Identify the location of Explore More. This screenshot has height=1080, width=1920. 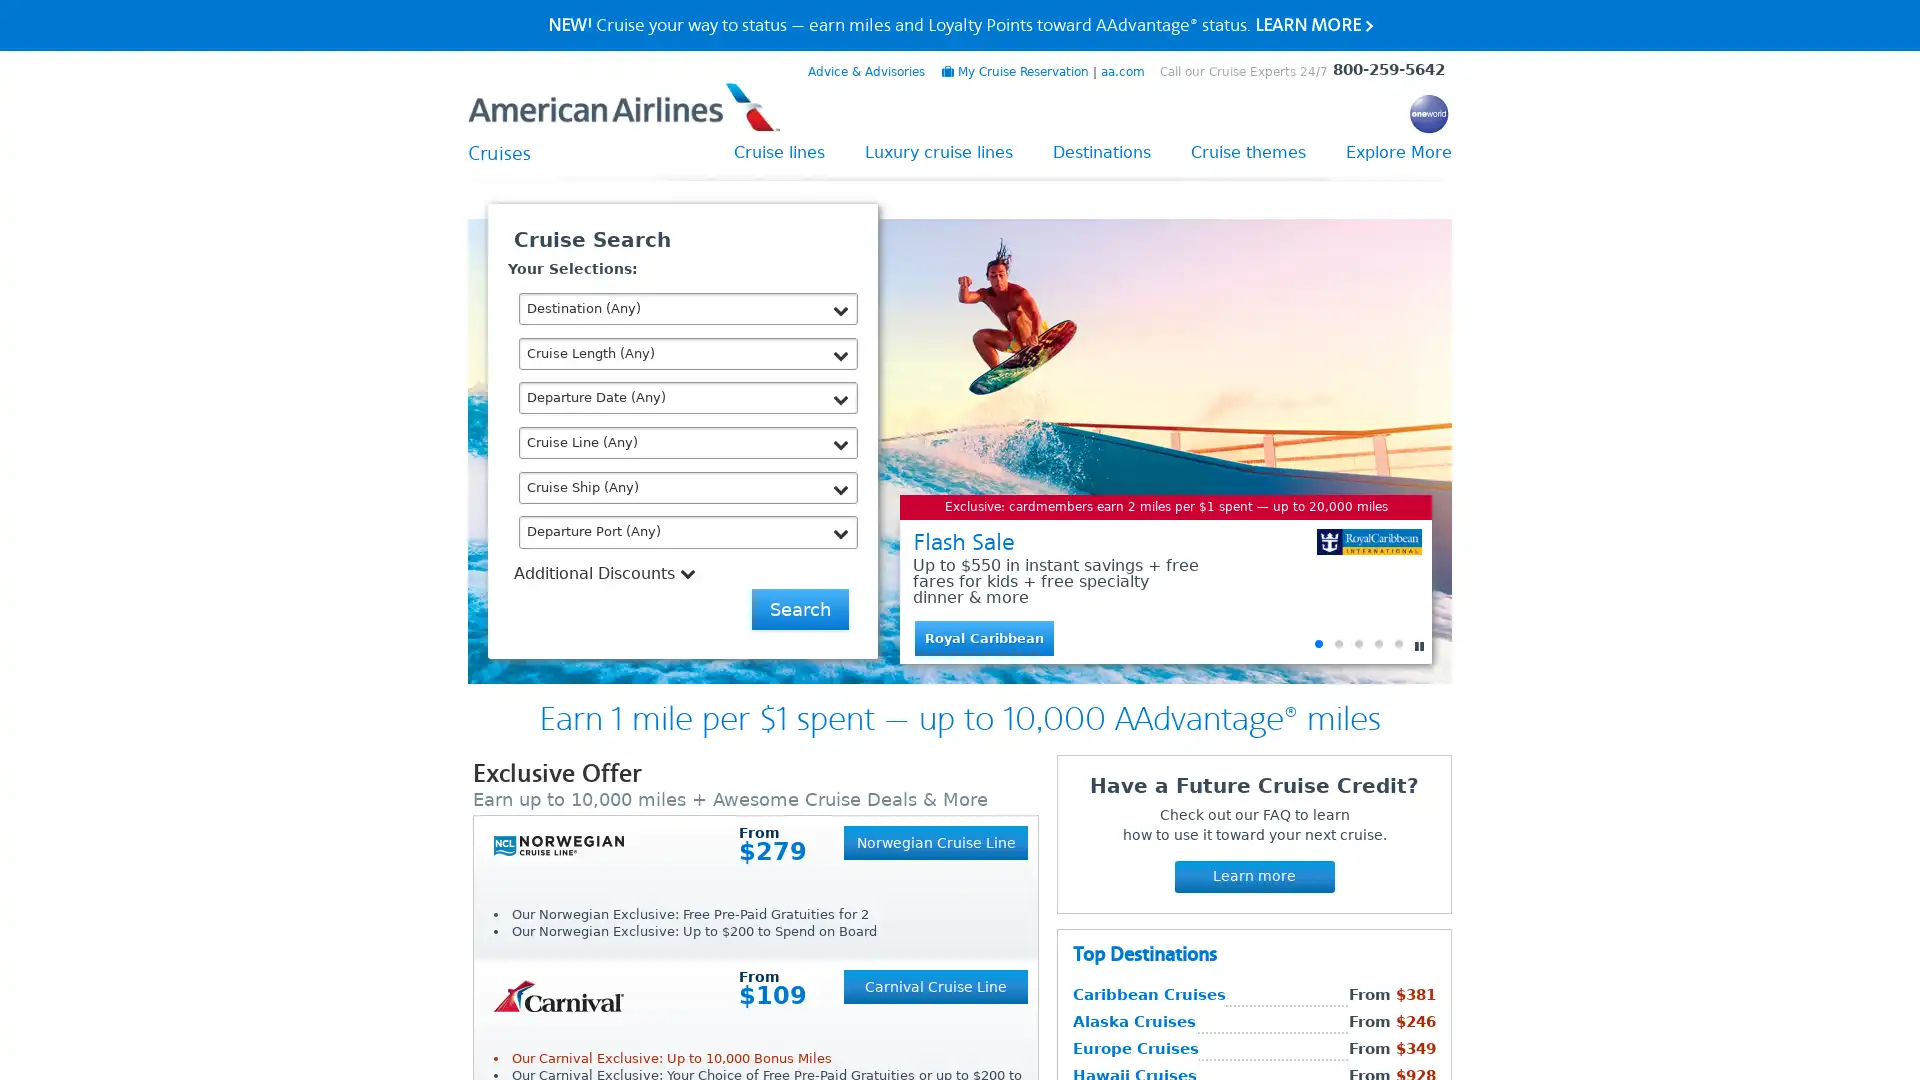
(1397, 150).